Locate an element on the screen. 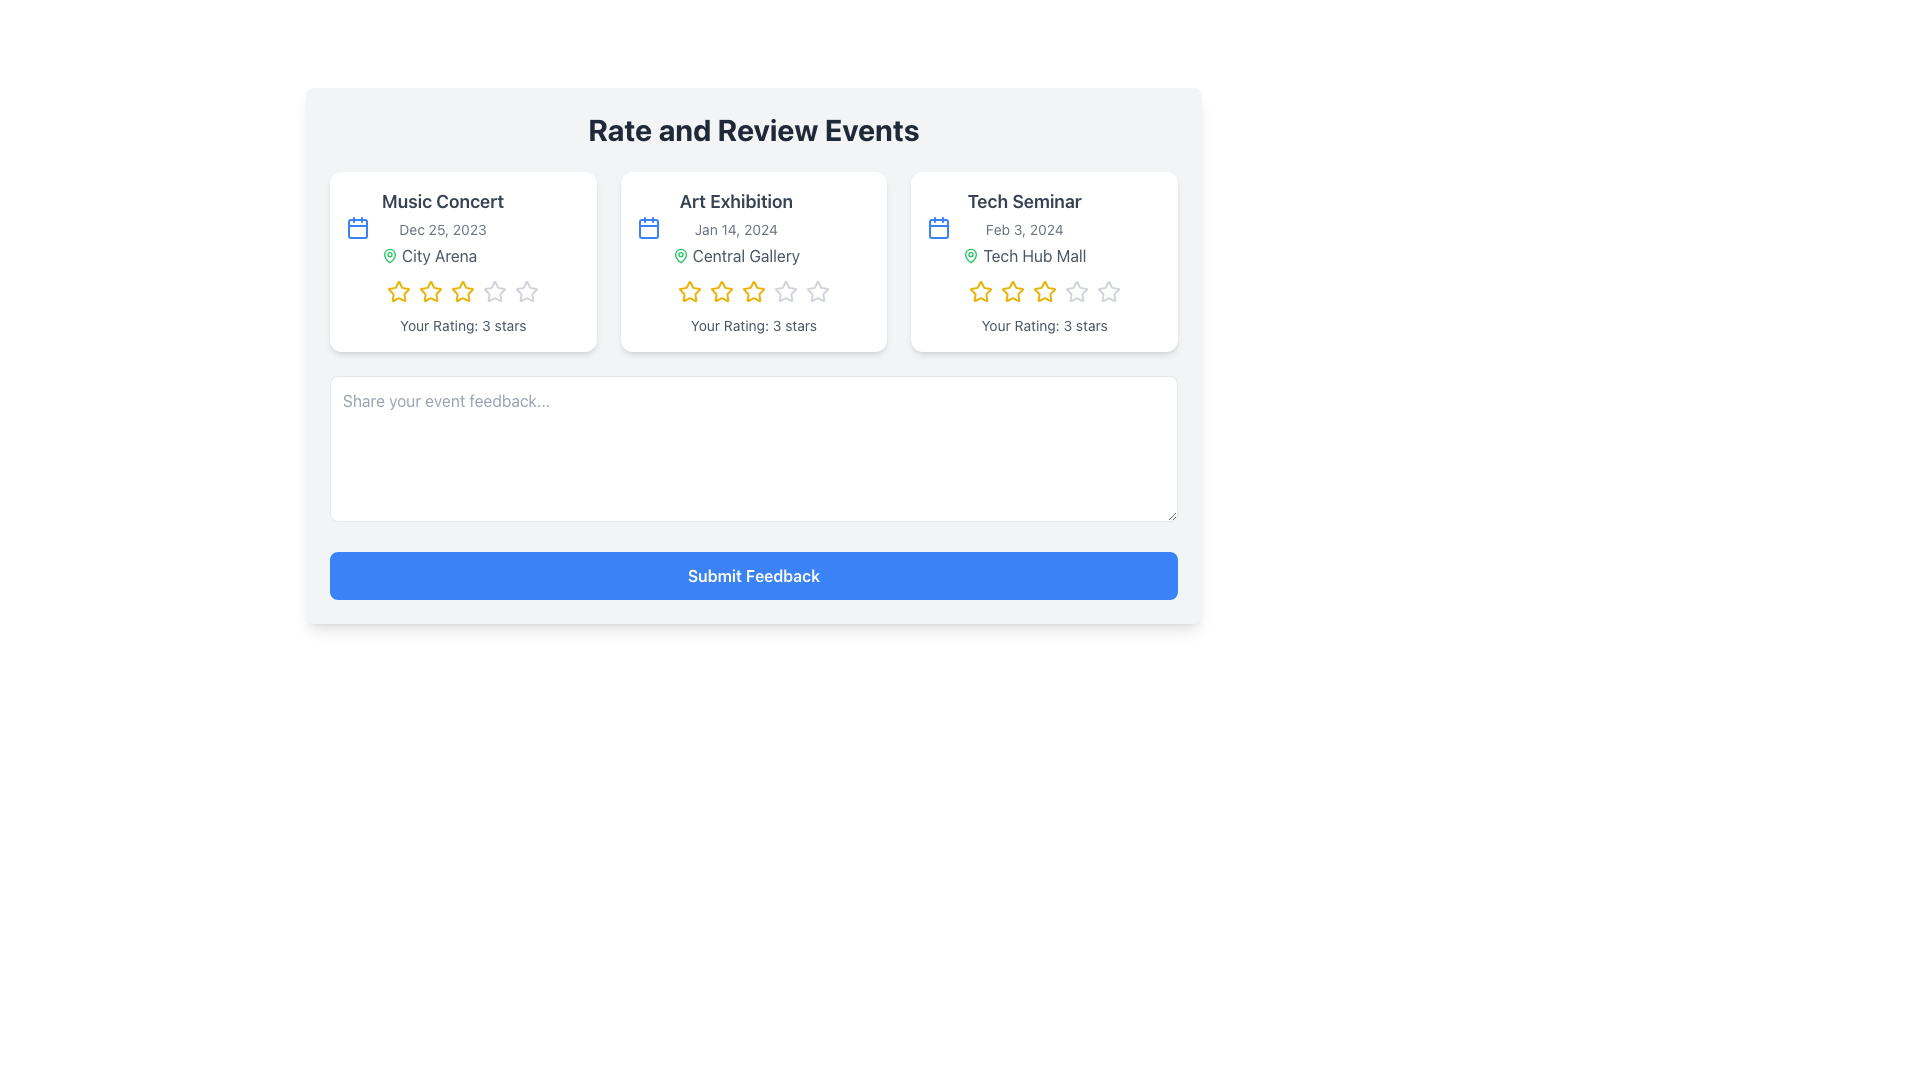 The image size is (1920, 1080). the first star-shaped rating icon under the 'Tech Seminar' section is located at coordinates (980, 291).